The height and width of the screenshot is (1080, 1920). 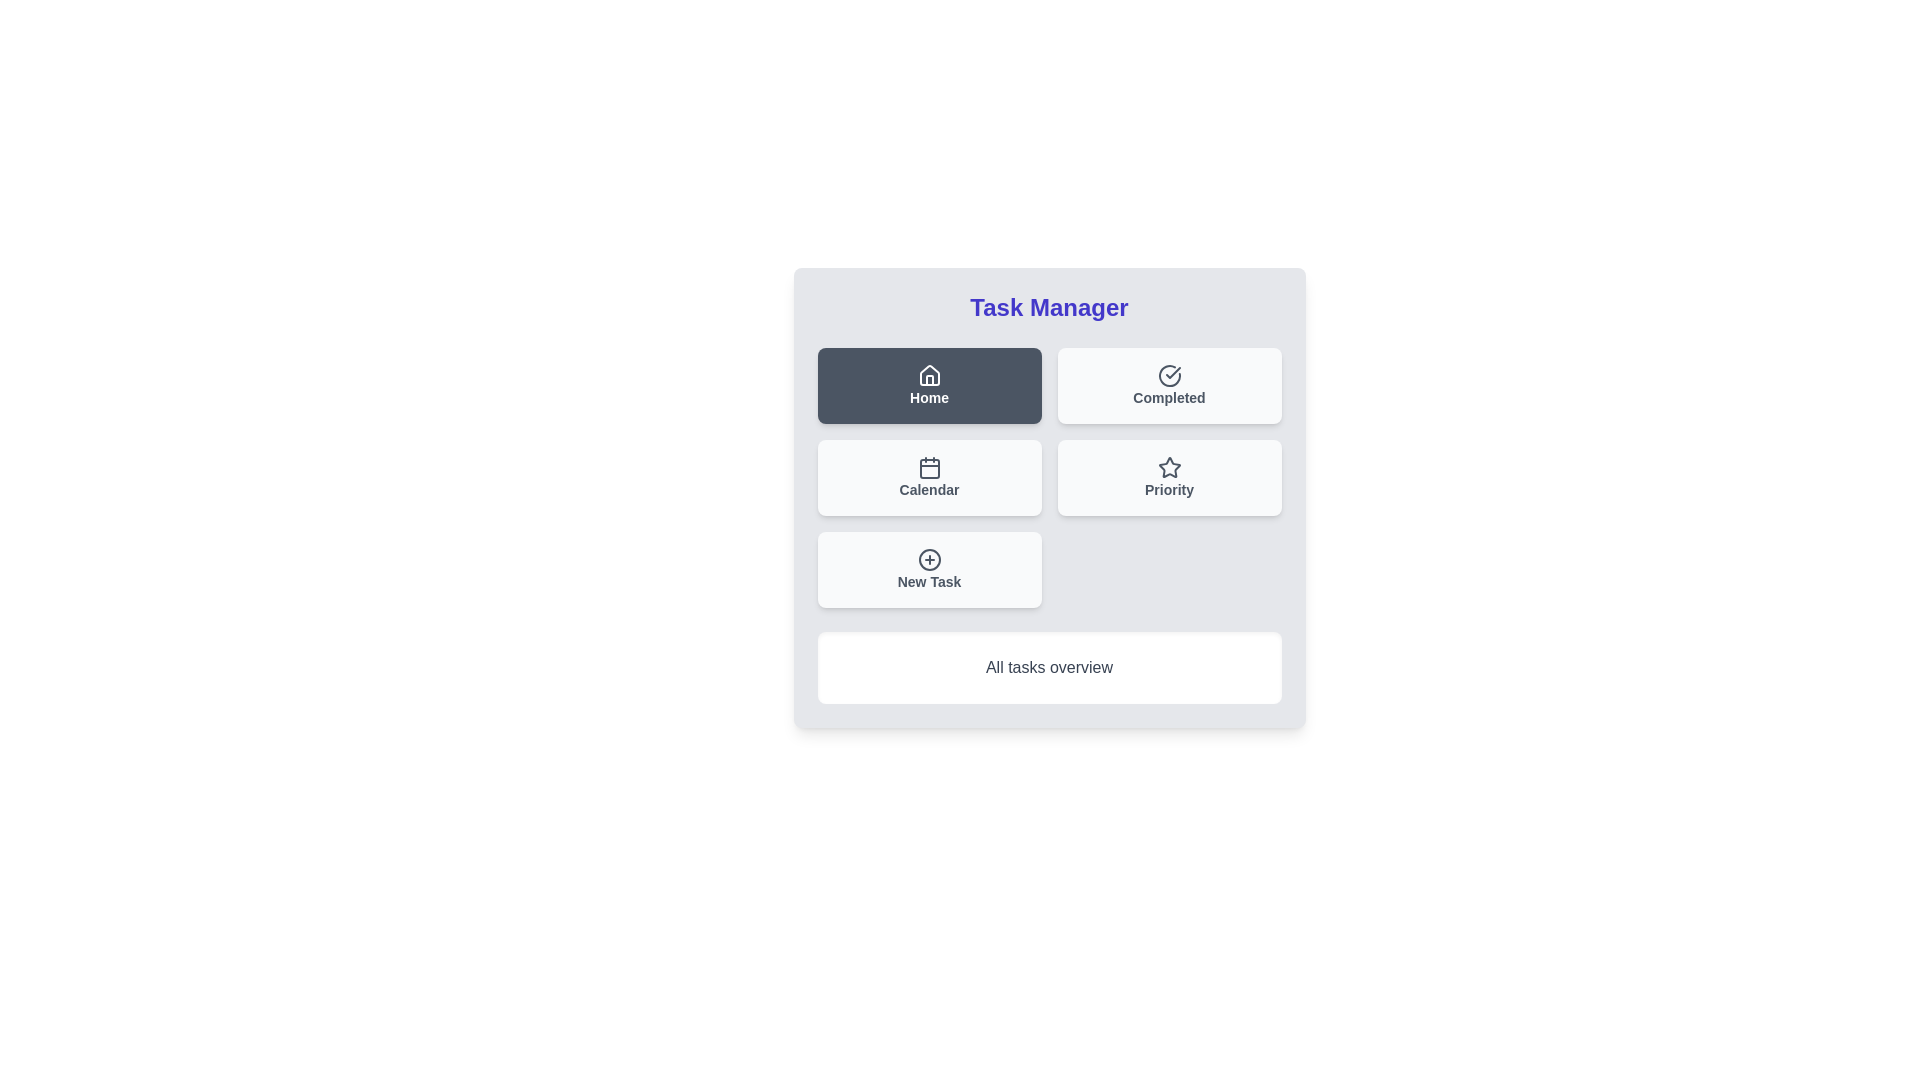 What do you see at coordinates (928, 559) in the screenshot?
I see `the 'New Task' icon, which is part of the button group located directly above the 'New Task' label` at bounding box center [928, 559].